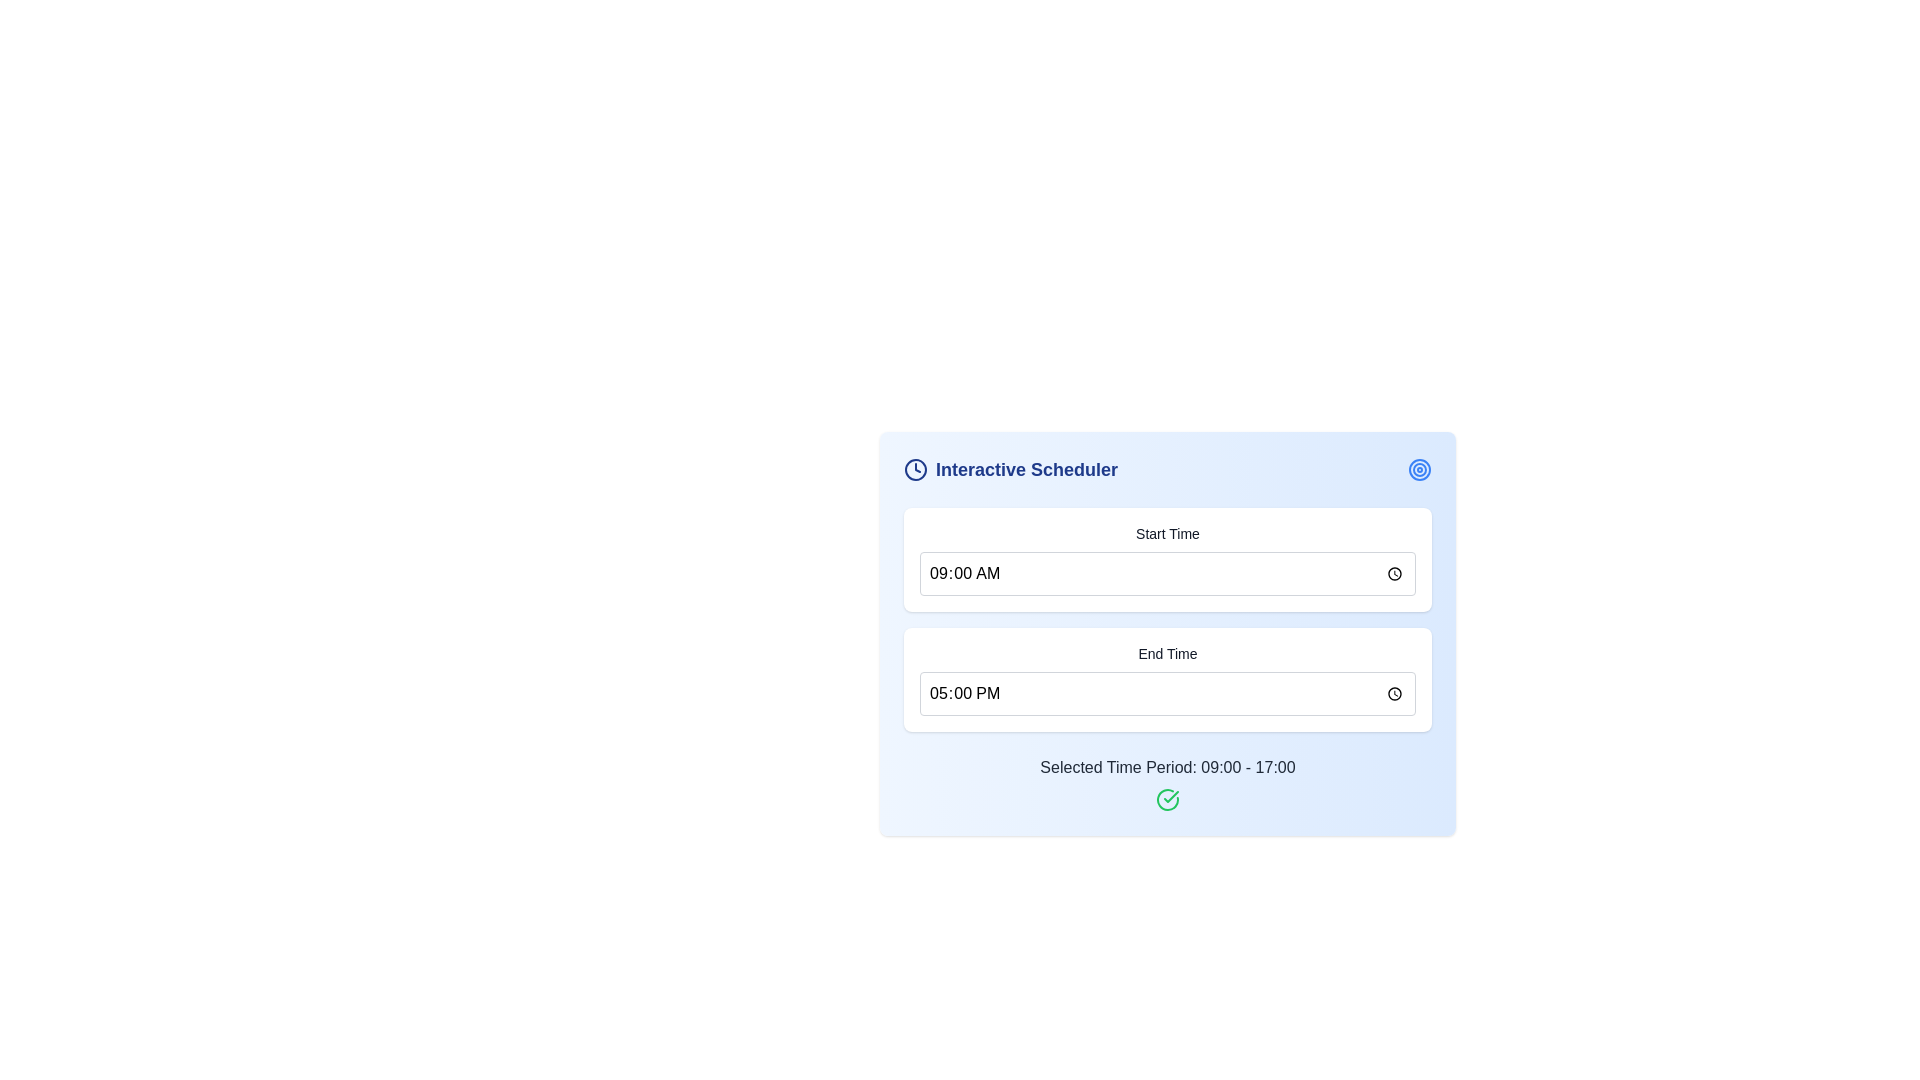  Describe the element at coordinates (1167, 766) in the screenshot. I see `the text label displaying 'Selected Time Period: 09:00 - 17:00' which is positioned above the green checkmark icon in the 'Interactive Scheduler' interface` at that location.